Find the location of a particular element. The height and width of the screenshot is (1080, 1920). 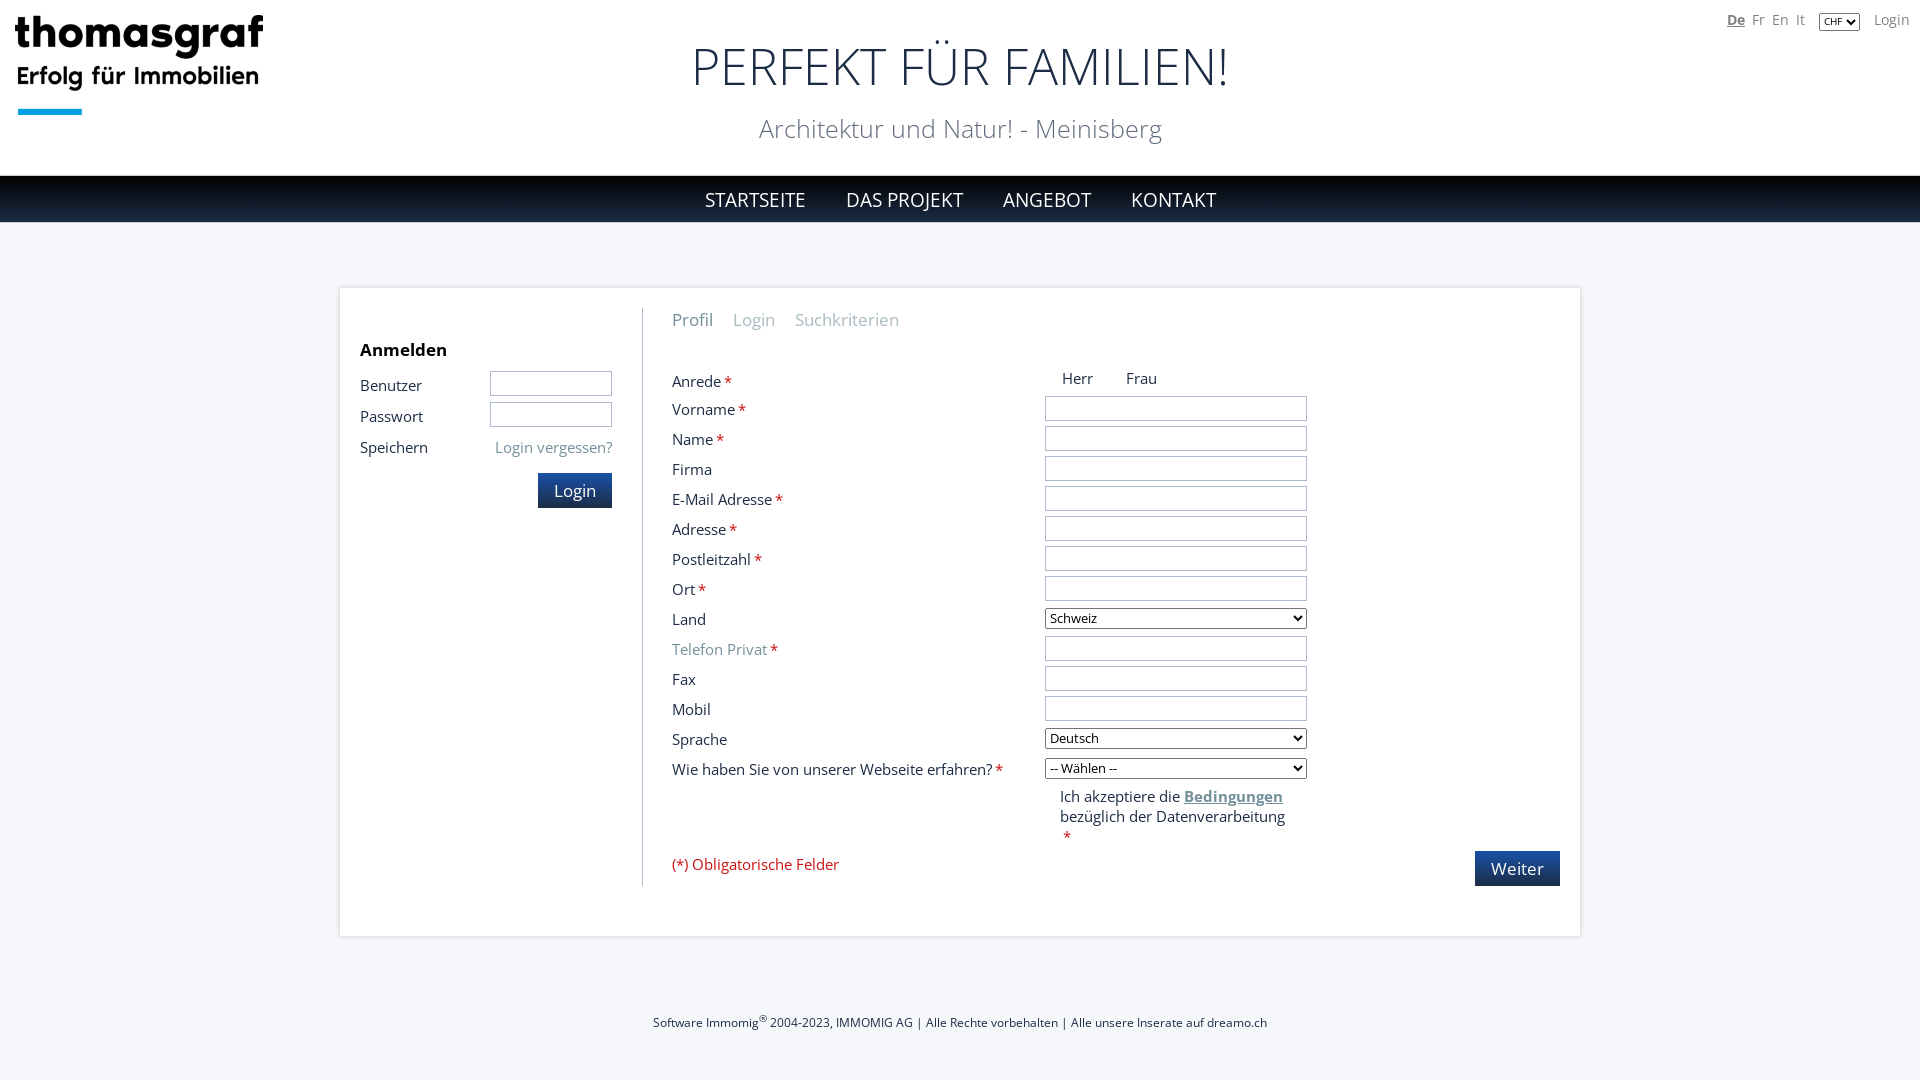

'dreamo.ch' is located at coordinates (1205, 1022).